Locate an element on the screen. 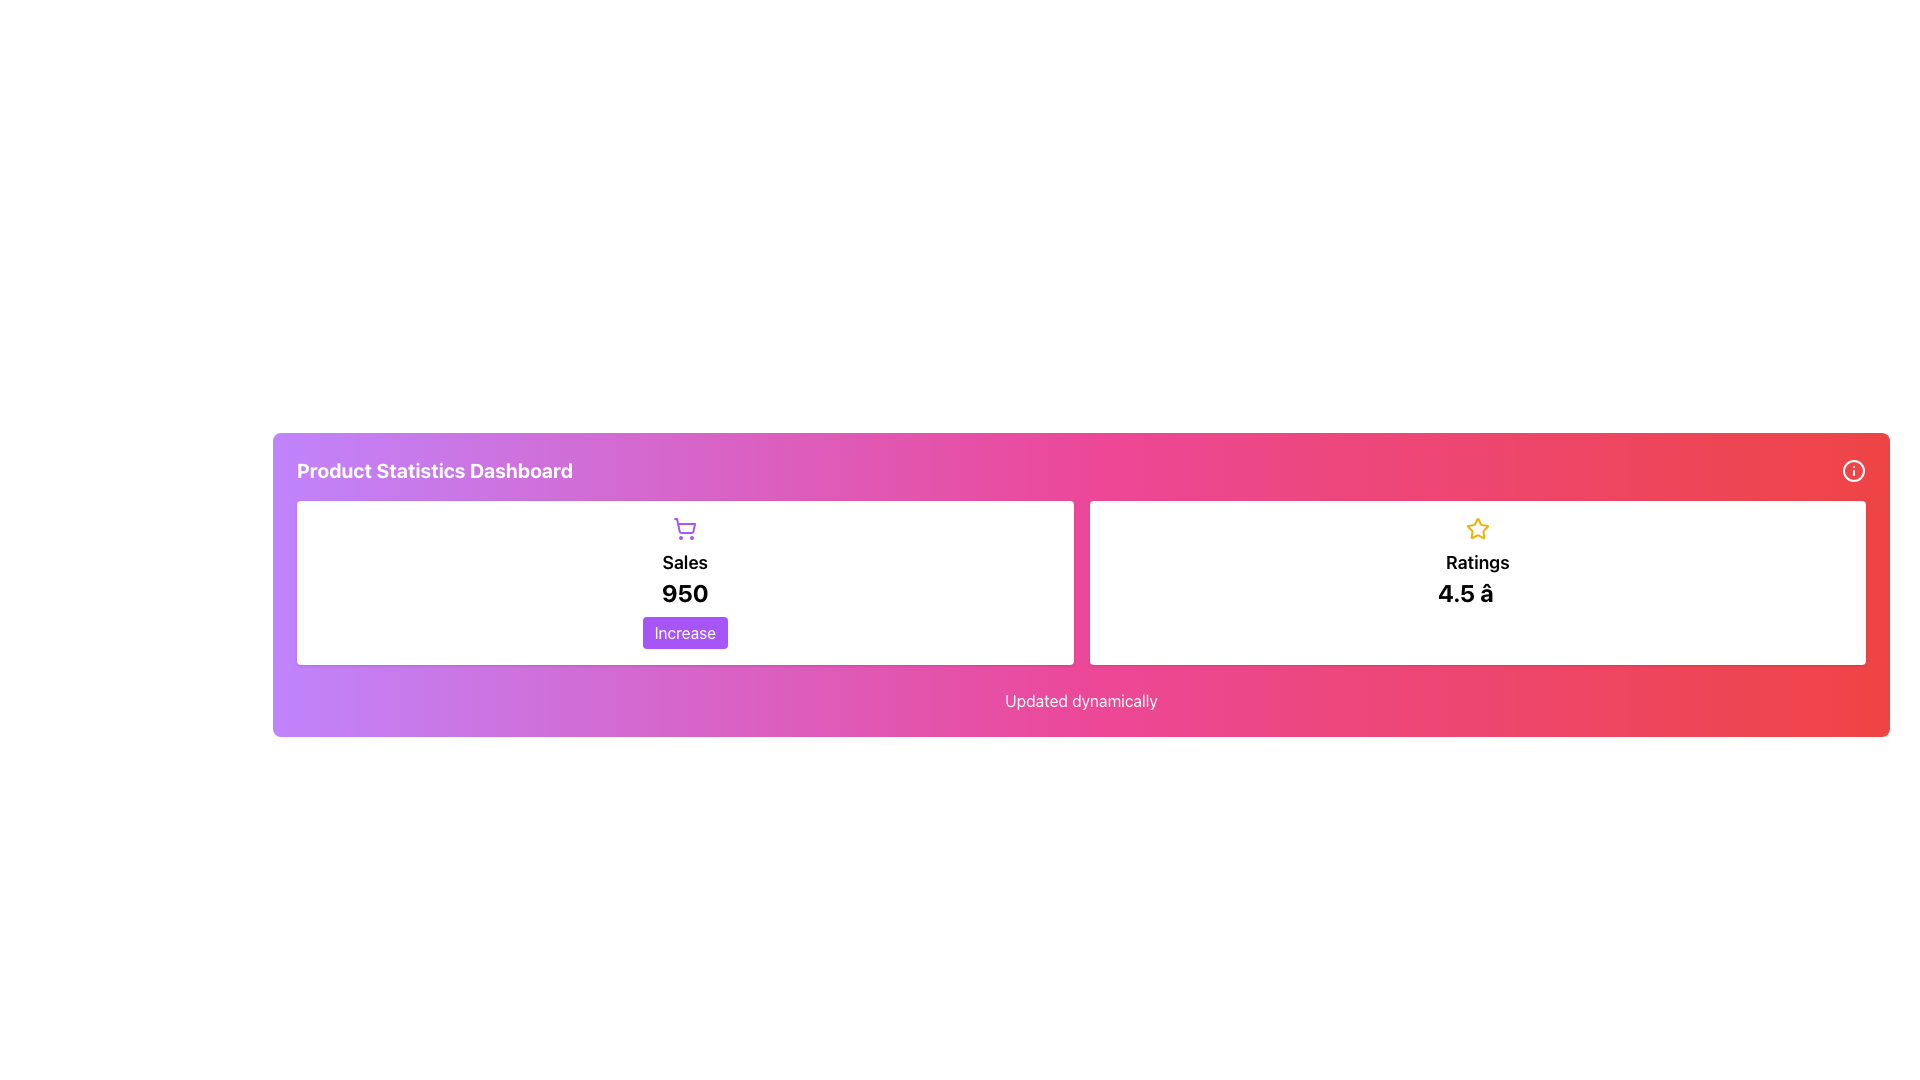  the numeric rating value text label located inside the white bordered box in the Ratings section, positioned below the 'Ratings' label and a star icon is located at coordinates (1477, 592).